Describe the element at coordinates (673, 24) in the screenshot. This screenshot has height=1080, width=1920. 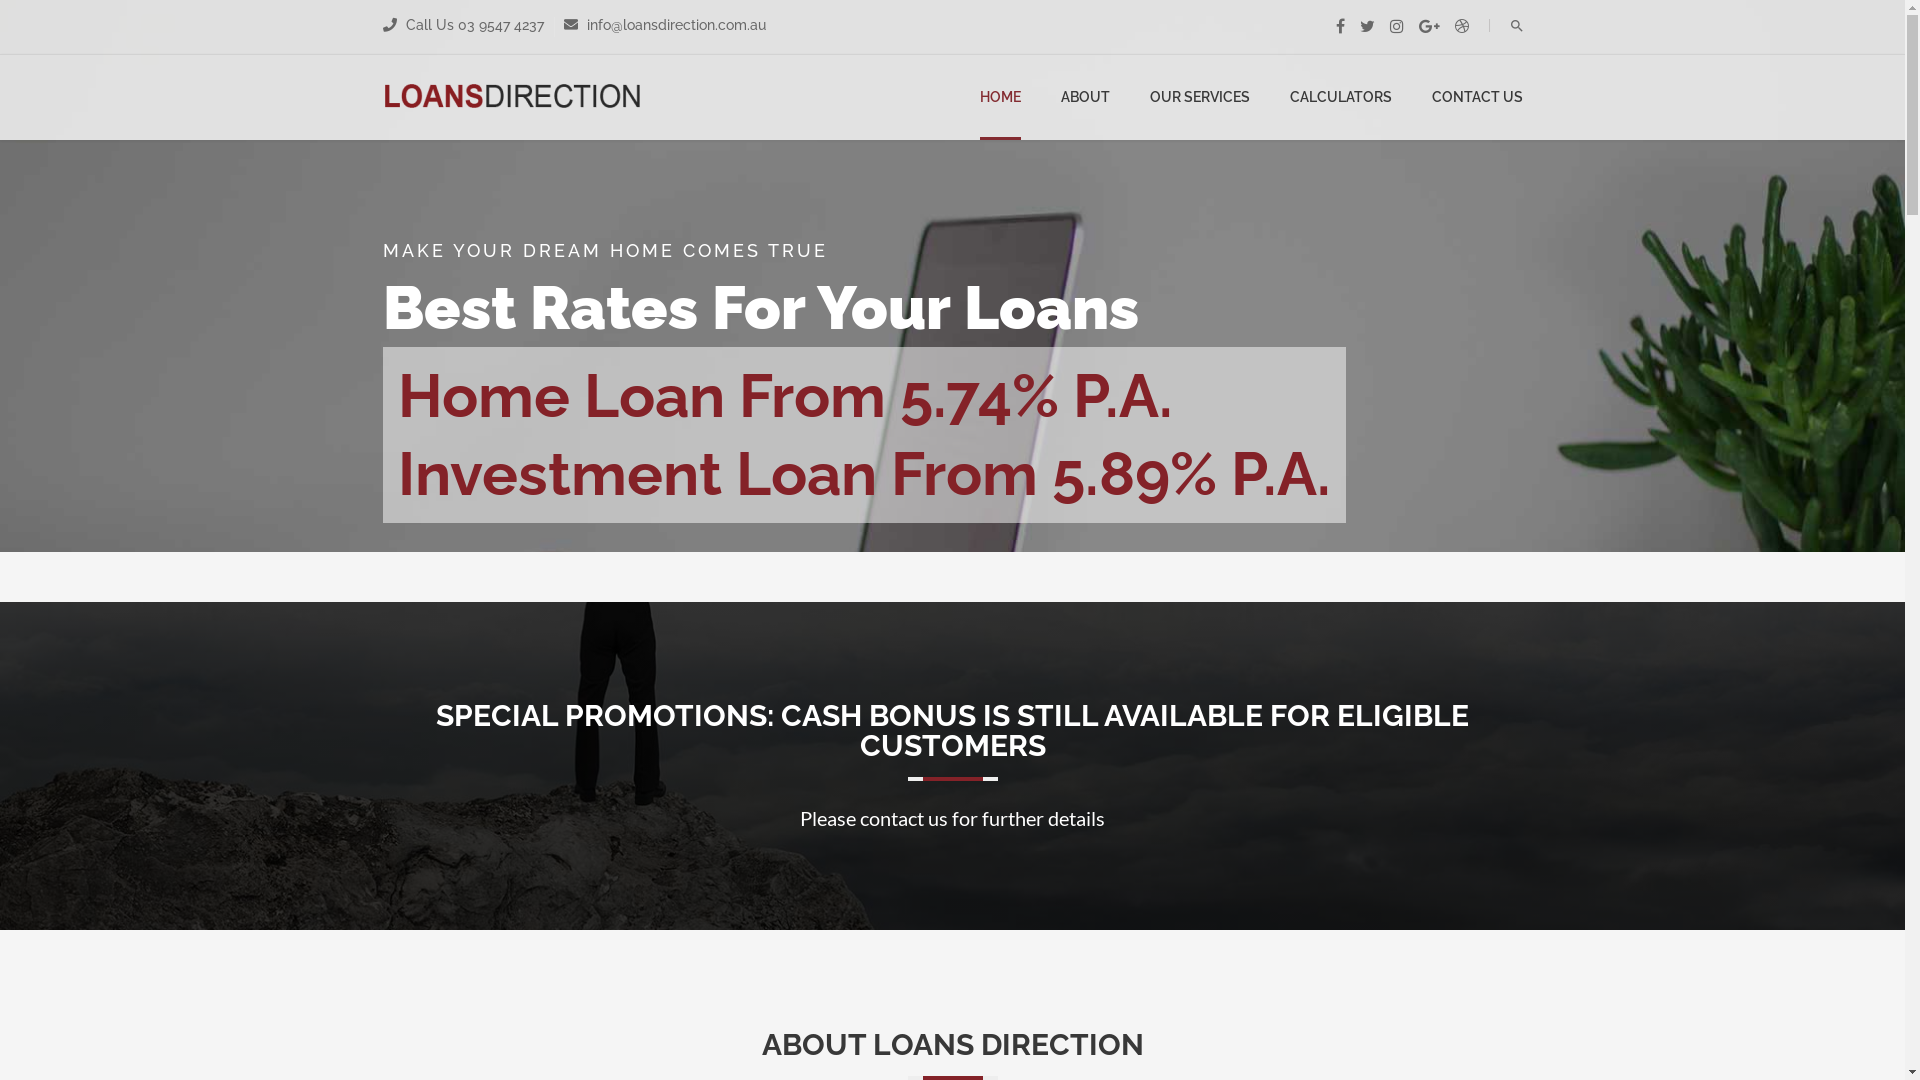
I see `'info@loansdirection.com.au'` at that location.